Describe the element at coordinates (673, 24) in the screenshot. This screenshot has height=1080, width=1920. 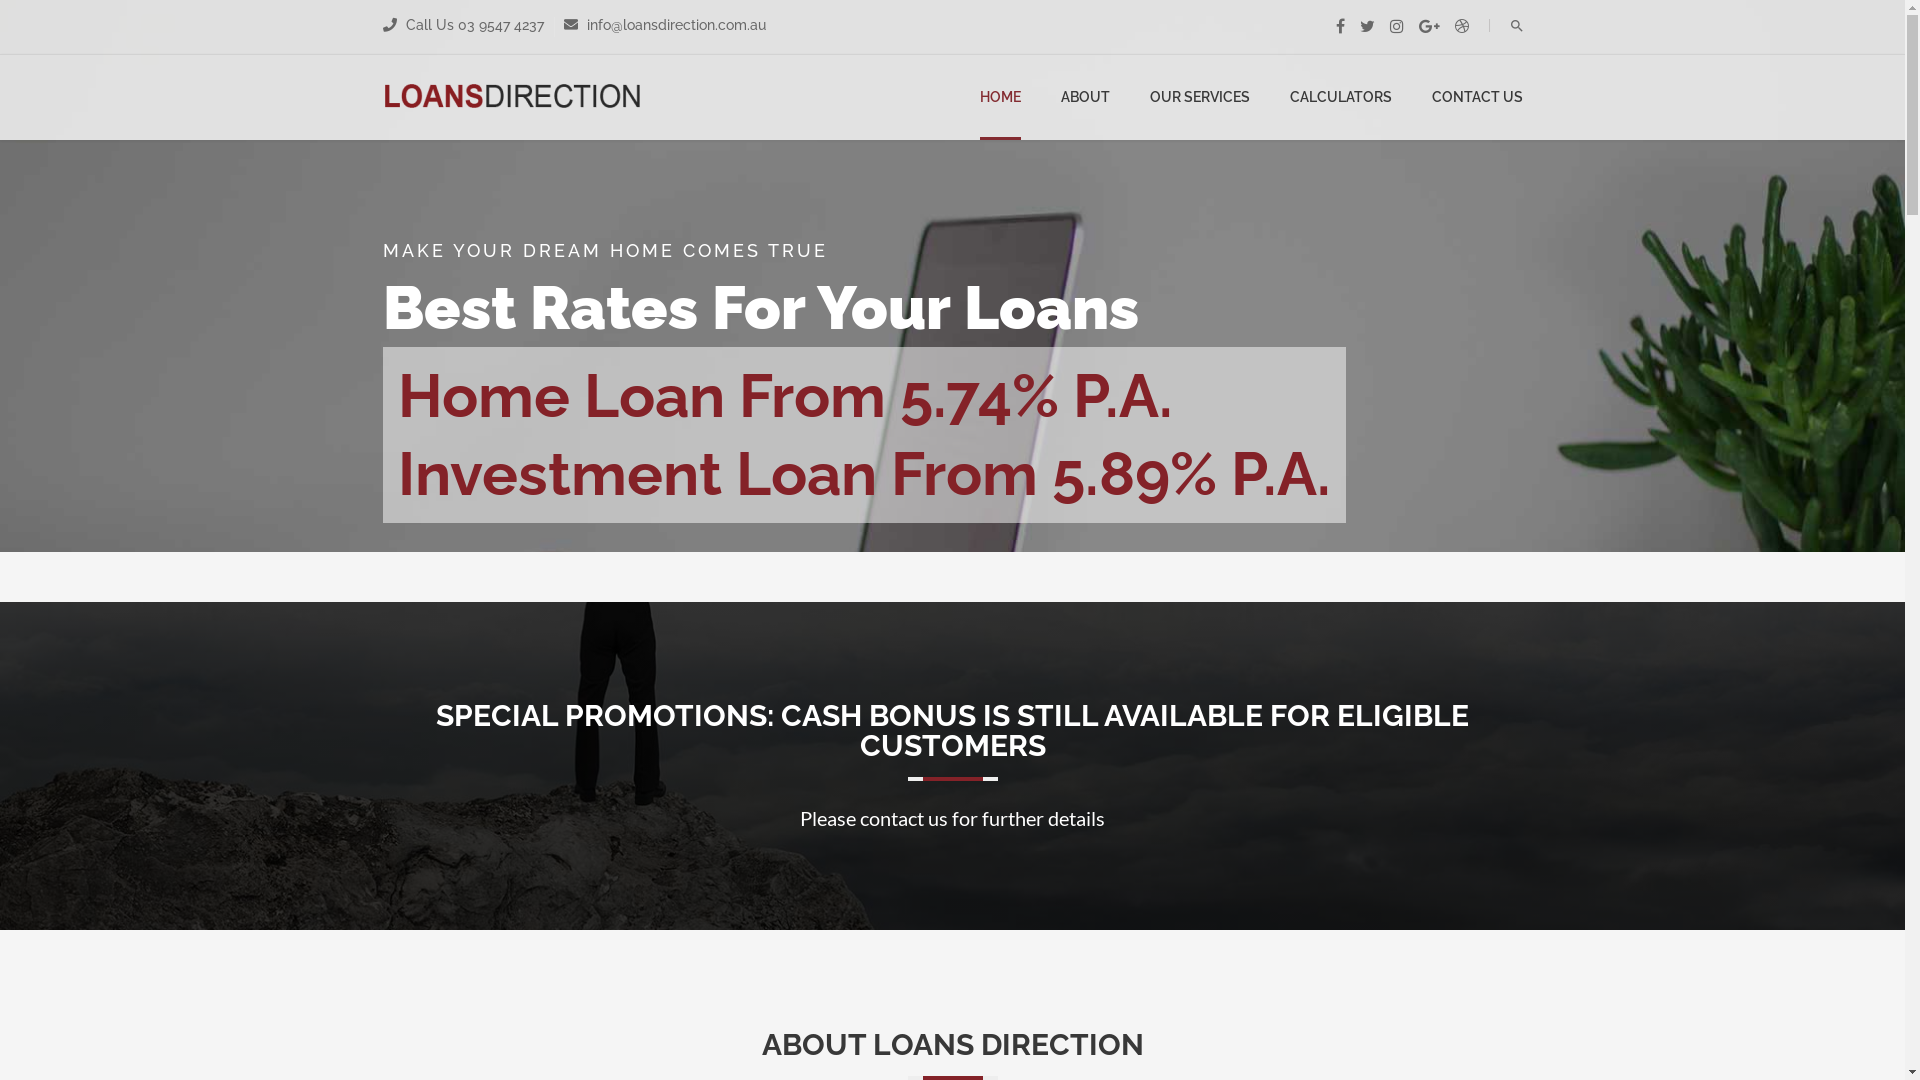
I see `'info@loansdirection.com.au'` at that location.